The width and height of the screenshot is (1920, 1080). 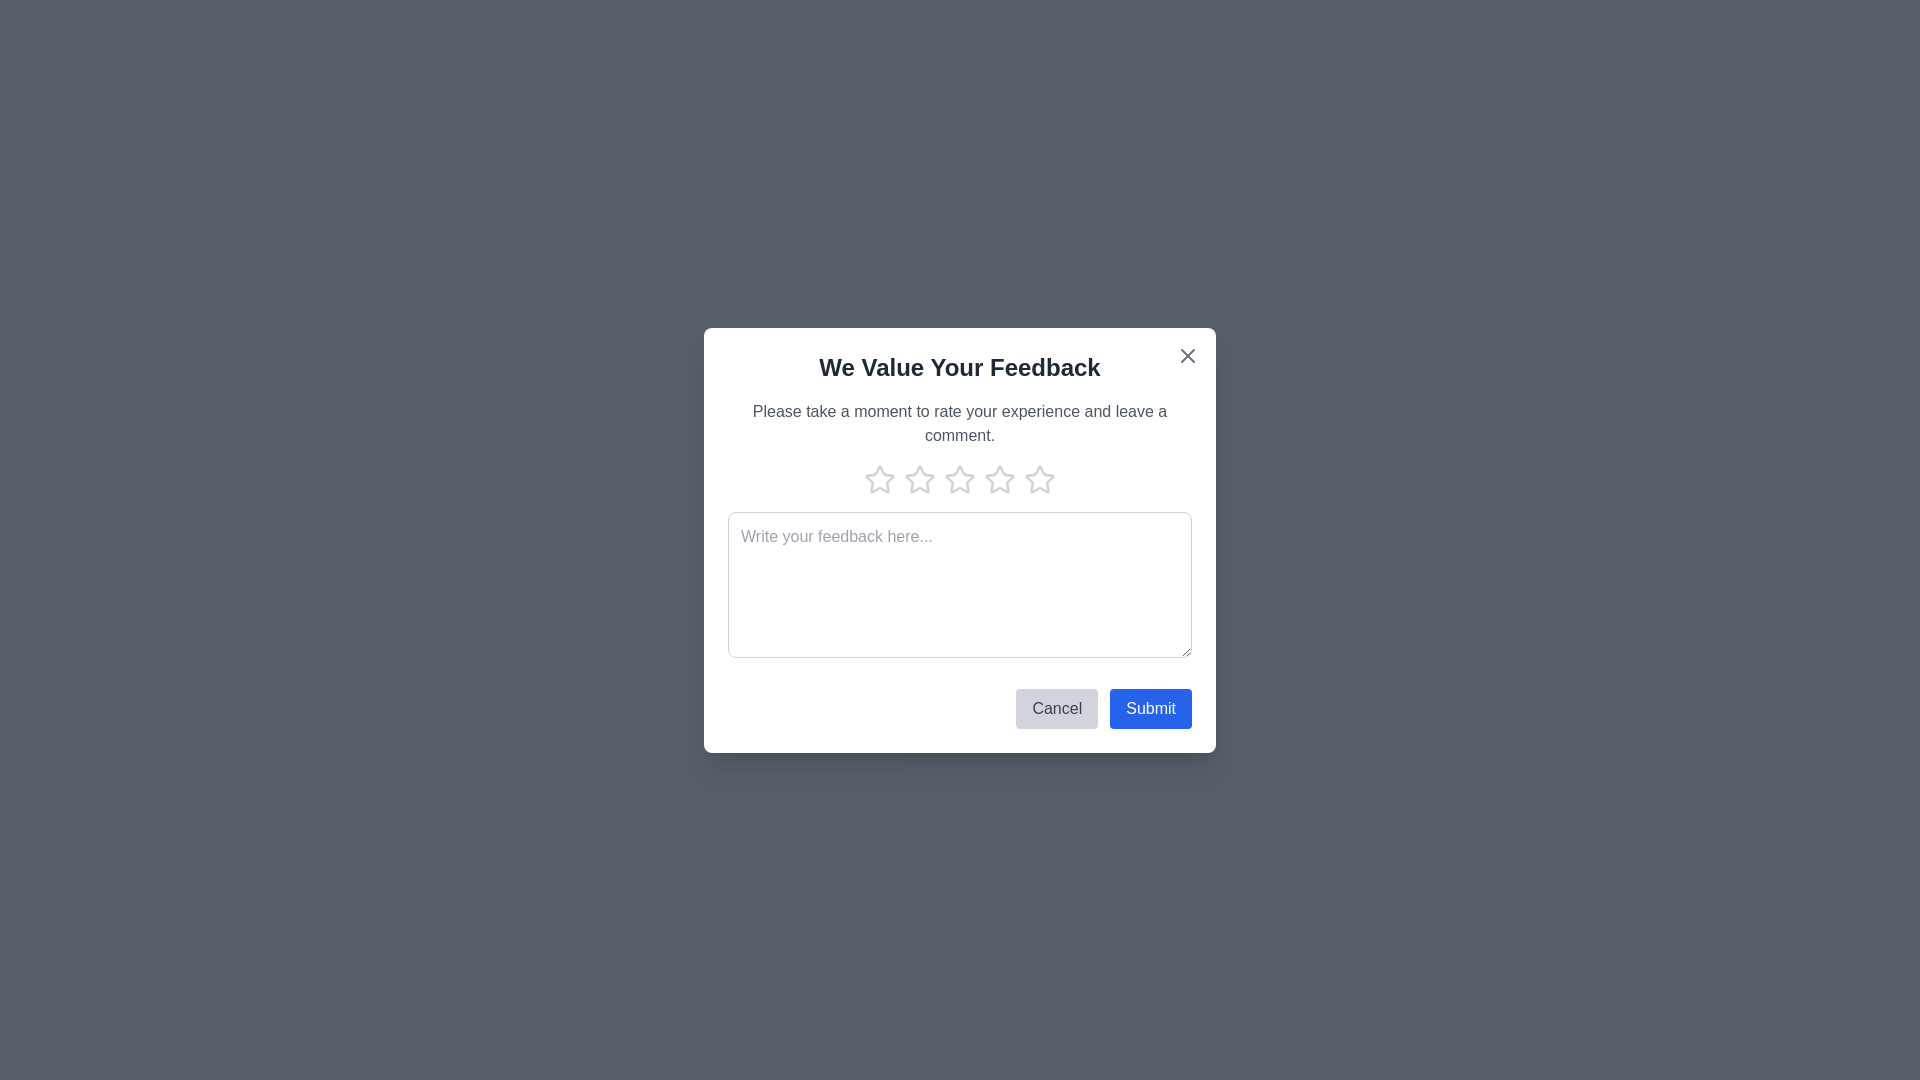 I want to click on static text content that provides instructions for rating the experience and leaving feedback, located below the title 'We Value Your Feedback' and above the star rating control in the feedback modal, so click(x=960, y=422).